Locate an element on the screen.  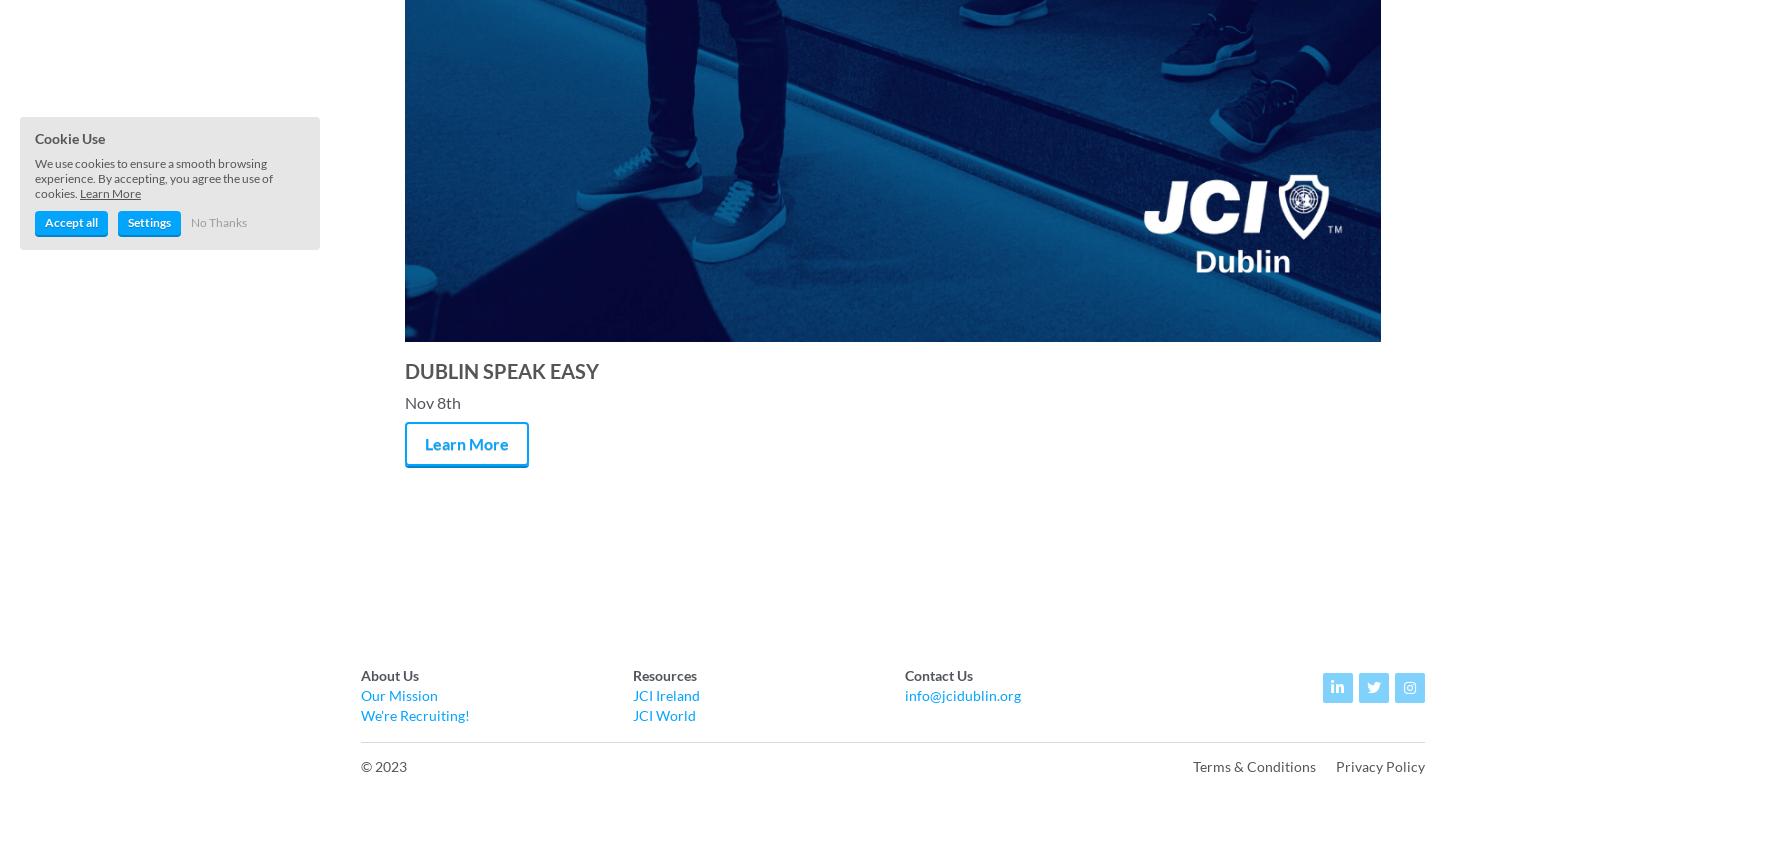
'Privacy Policy' is located at coordinates (1379, 764).